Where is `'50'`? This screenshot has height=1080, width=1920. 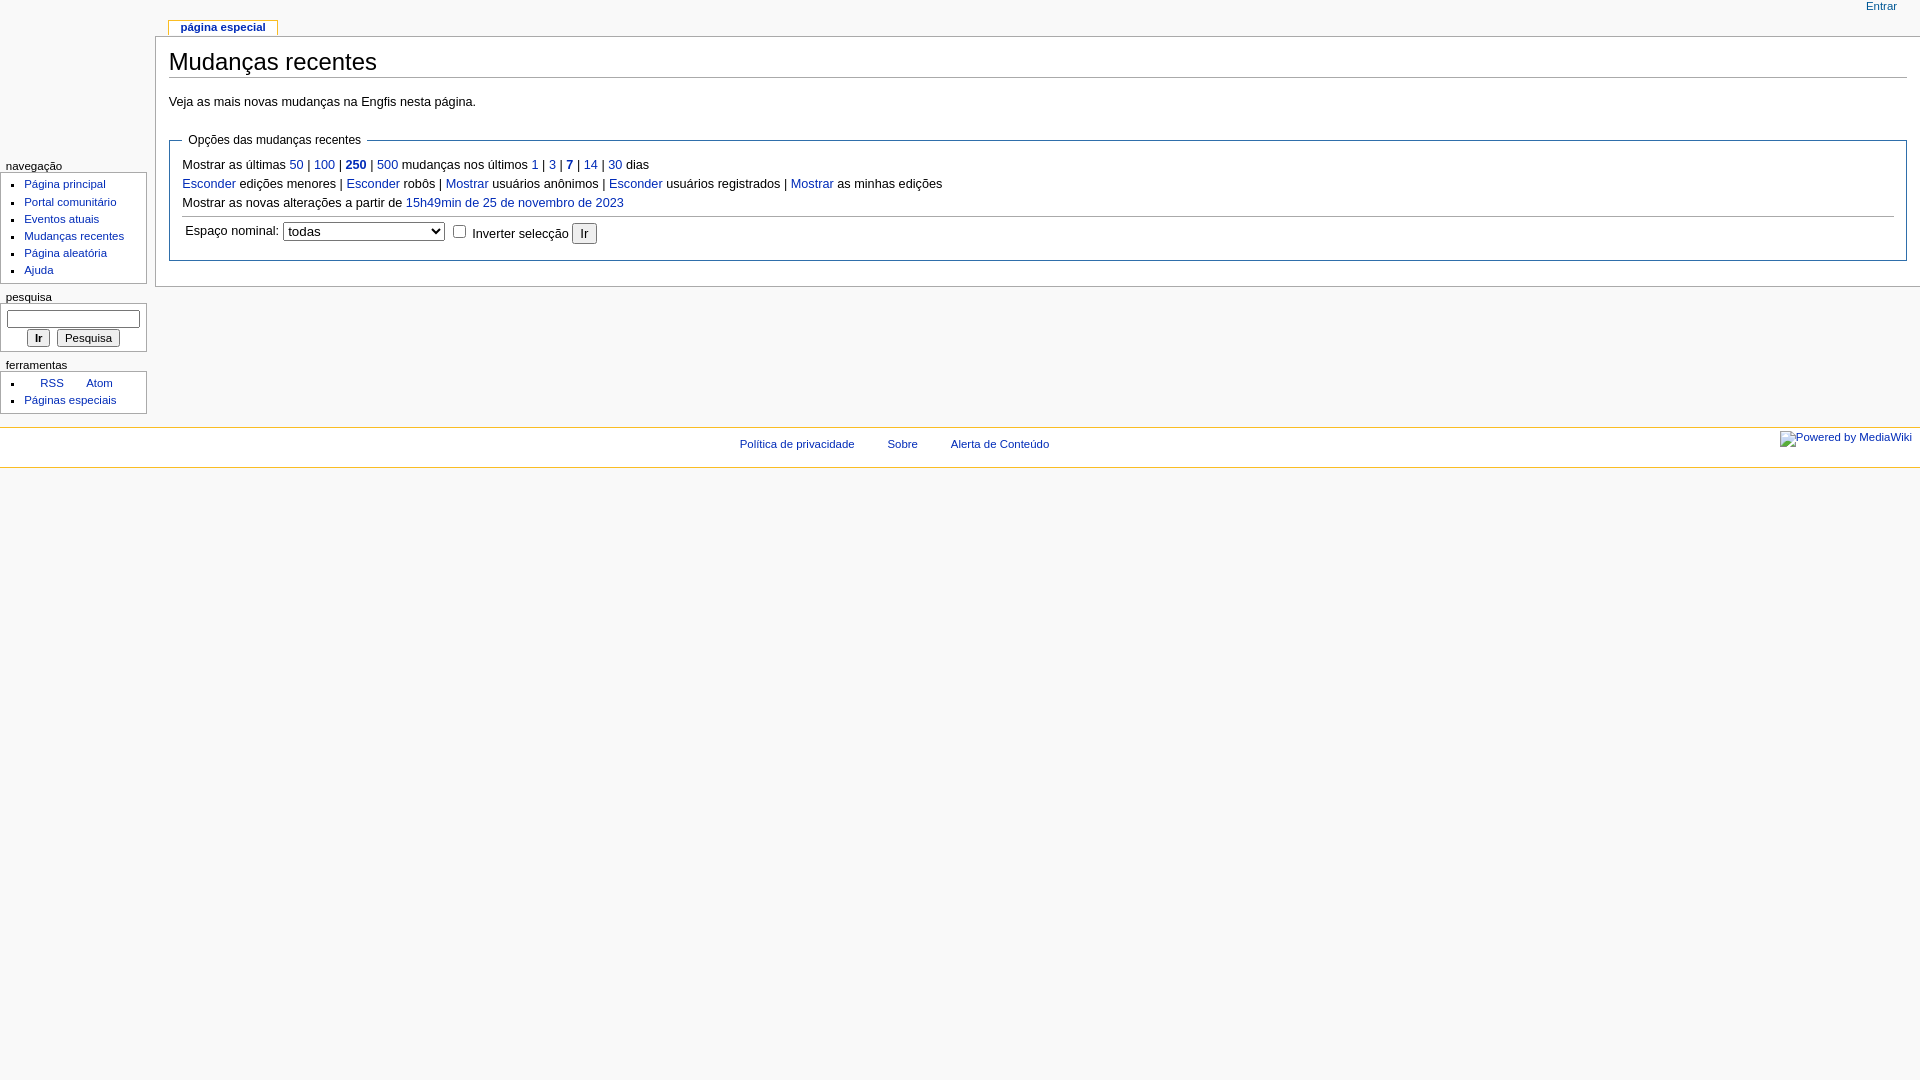
'50' is located at coordinates (295, 164).